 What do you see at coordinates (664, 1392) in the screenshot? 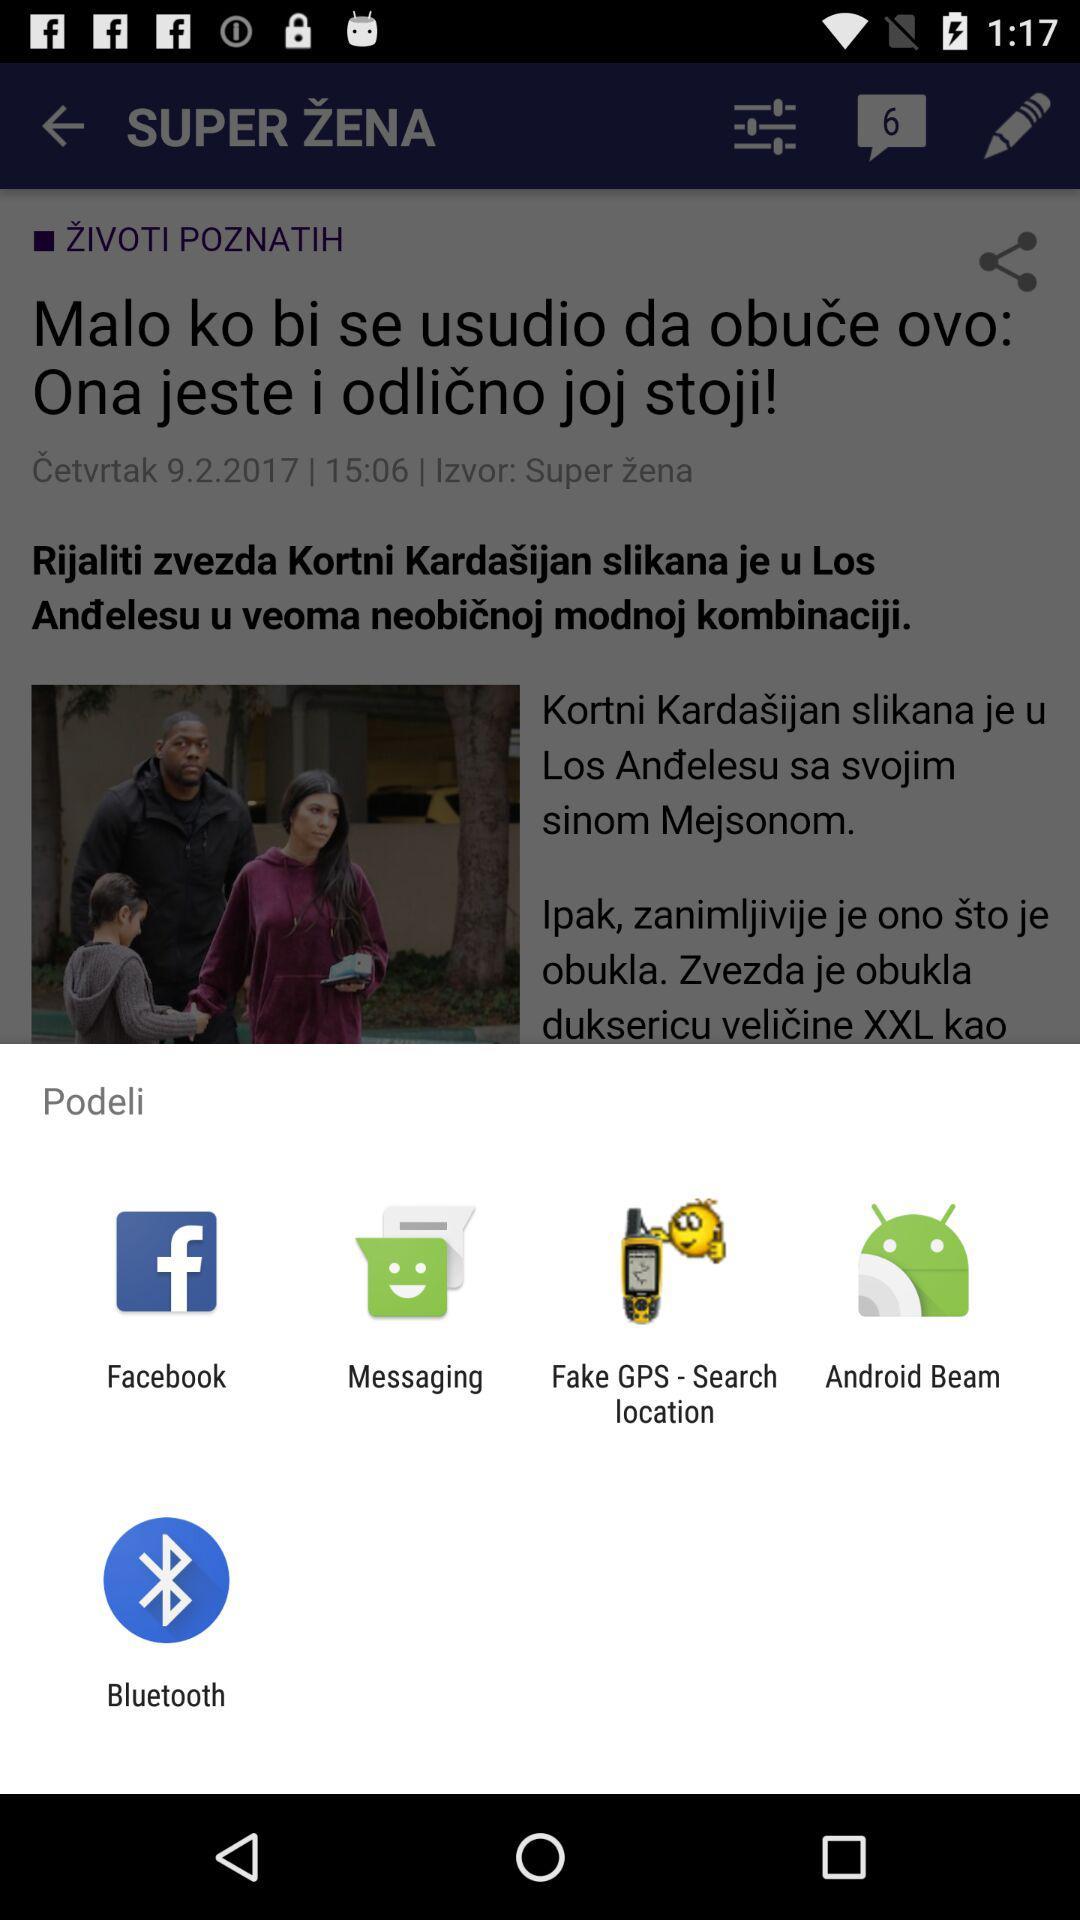
I see `fake gps search icon` at bounding box center [664, 1392].